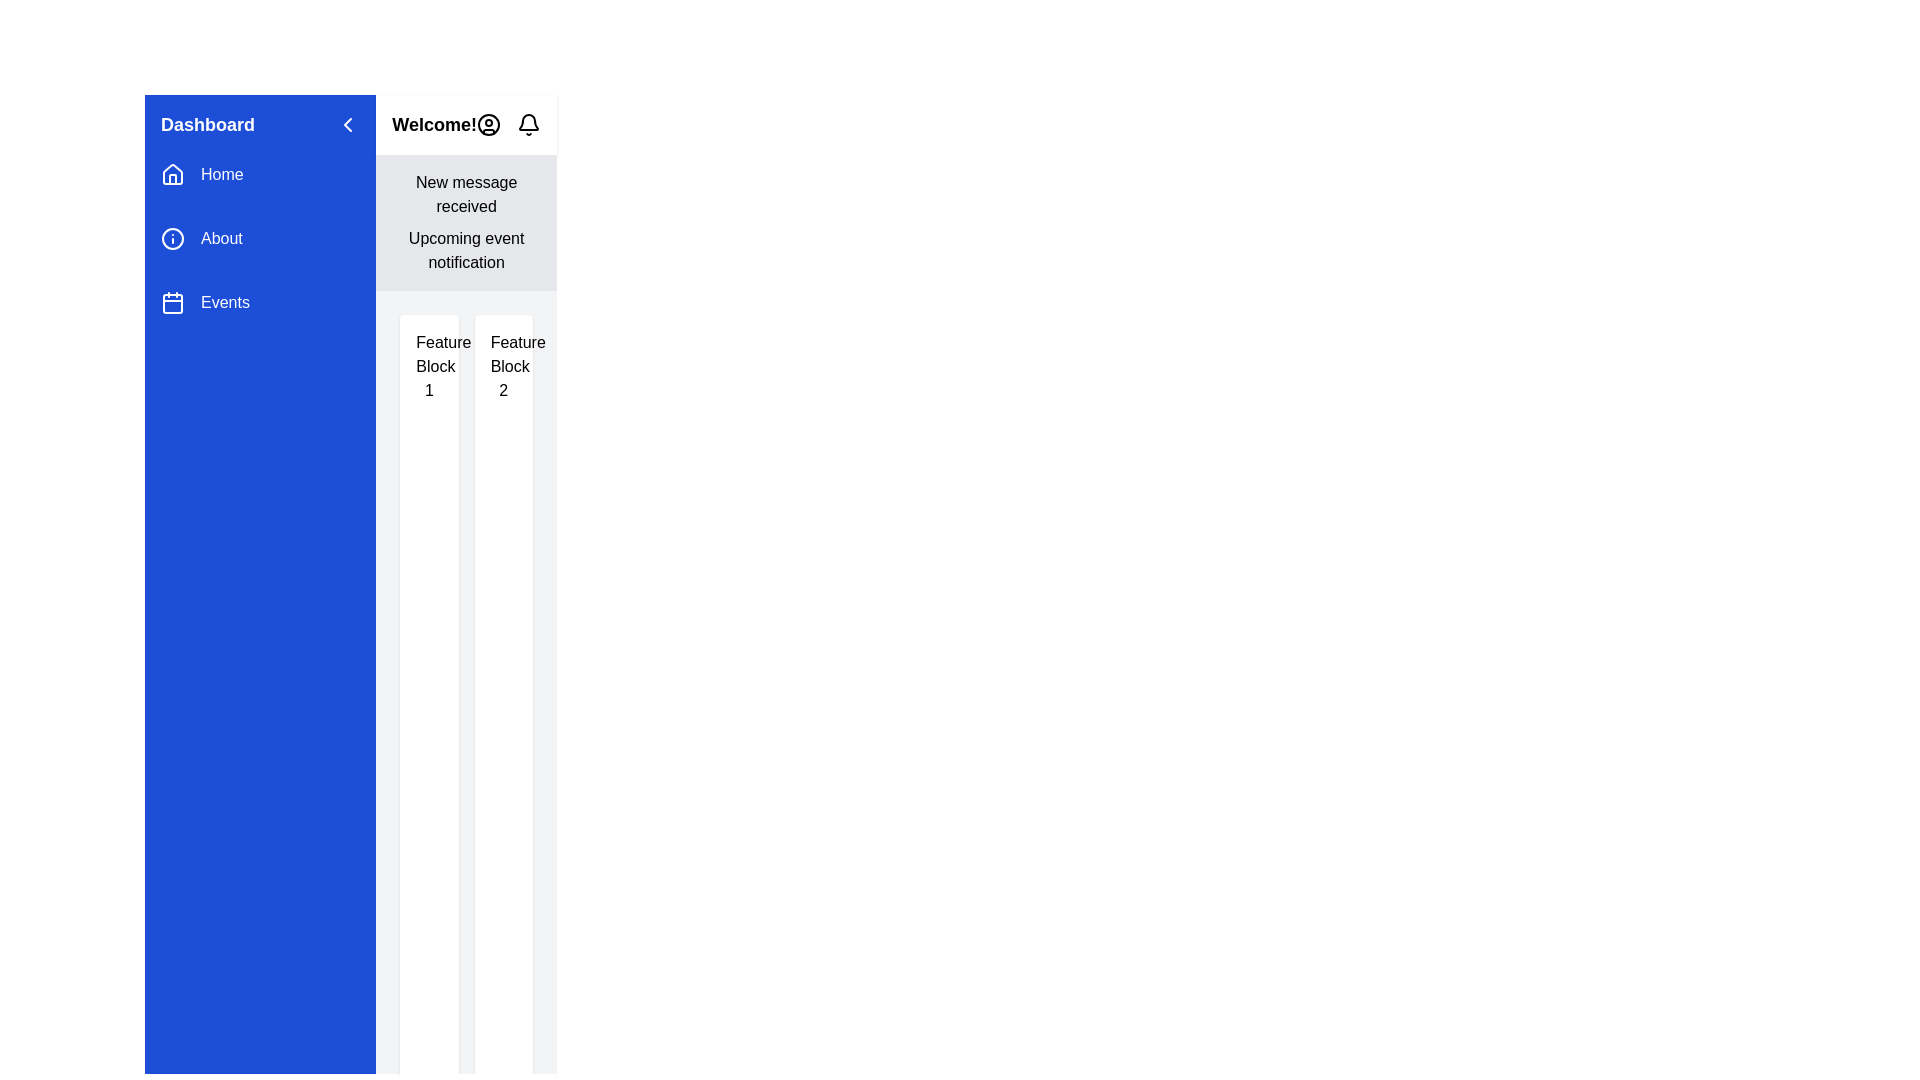  Describe the element at coordinates (508, 124) in the screenshot. I see `the notification bell icon in the header bar` at that location.